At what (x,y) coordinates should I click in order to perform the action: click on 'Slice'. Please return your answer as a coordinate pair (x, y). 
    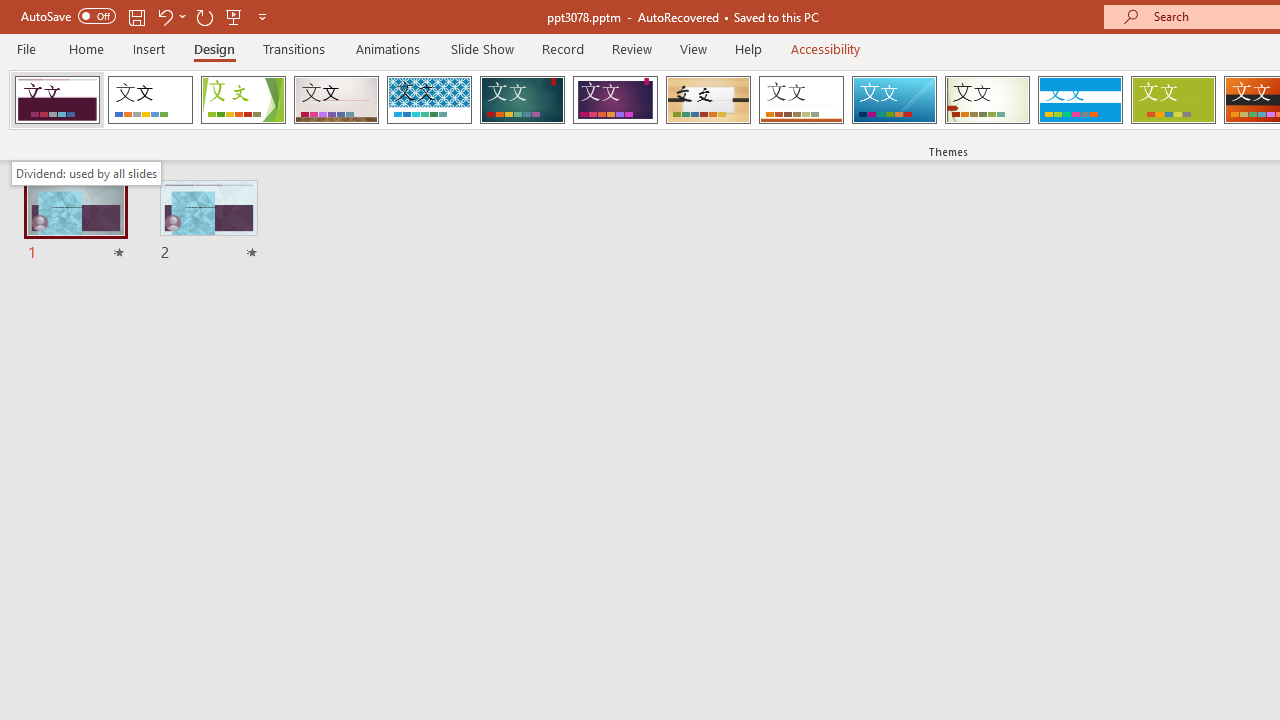
    Looking at the image, I should click on (893, 100).